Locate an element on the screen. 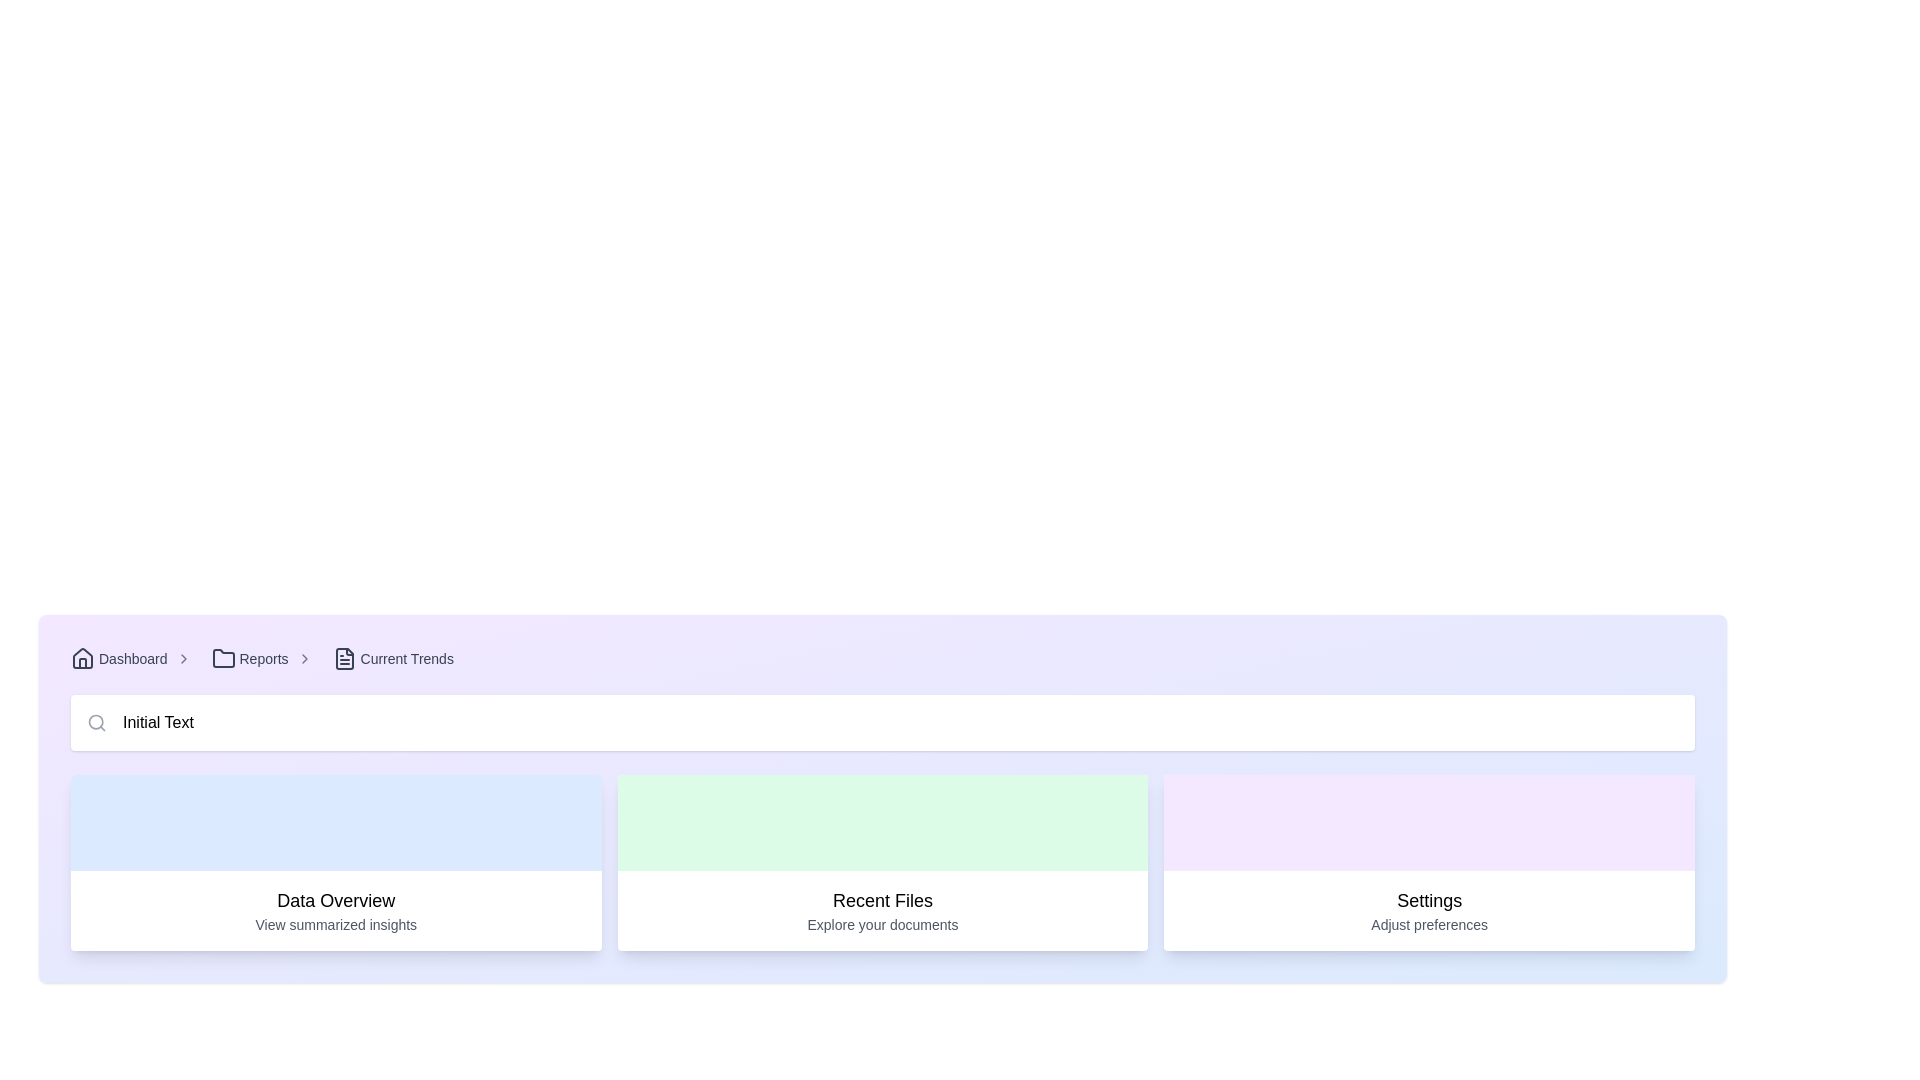 The height and width of the screenshot is (1080, 1920). the static text element that indicates the current page or section in the breadcrumb navigation, positioned to the right of the home icon is located at coordinates (132, 659).